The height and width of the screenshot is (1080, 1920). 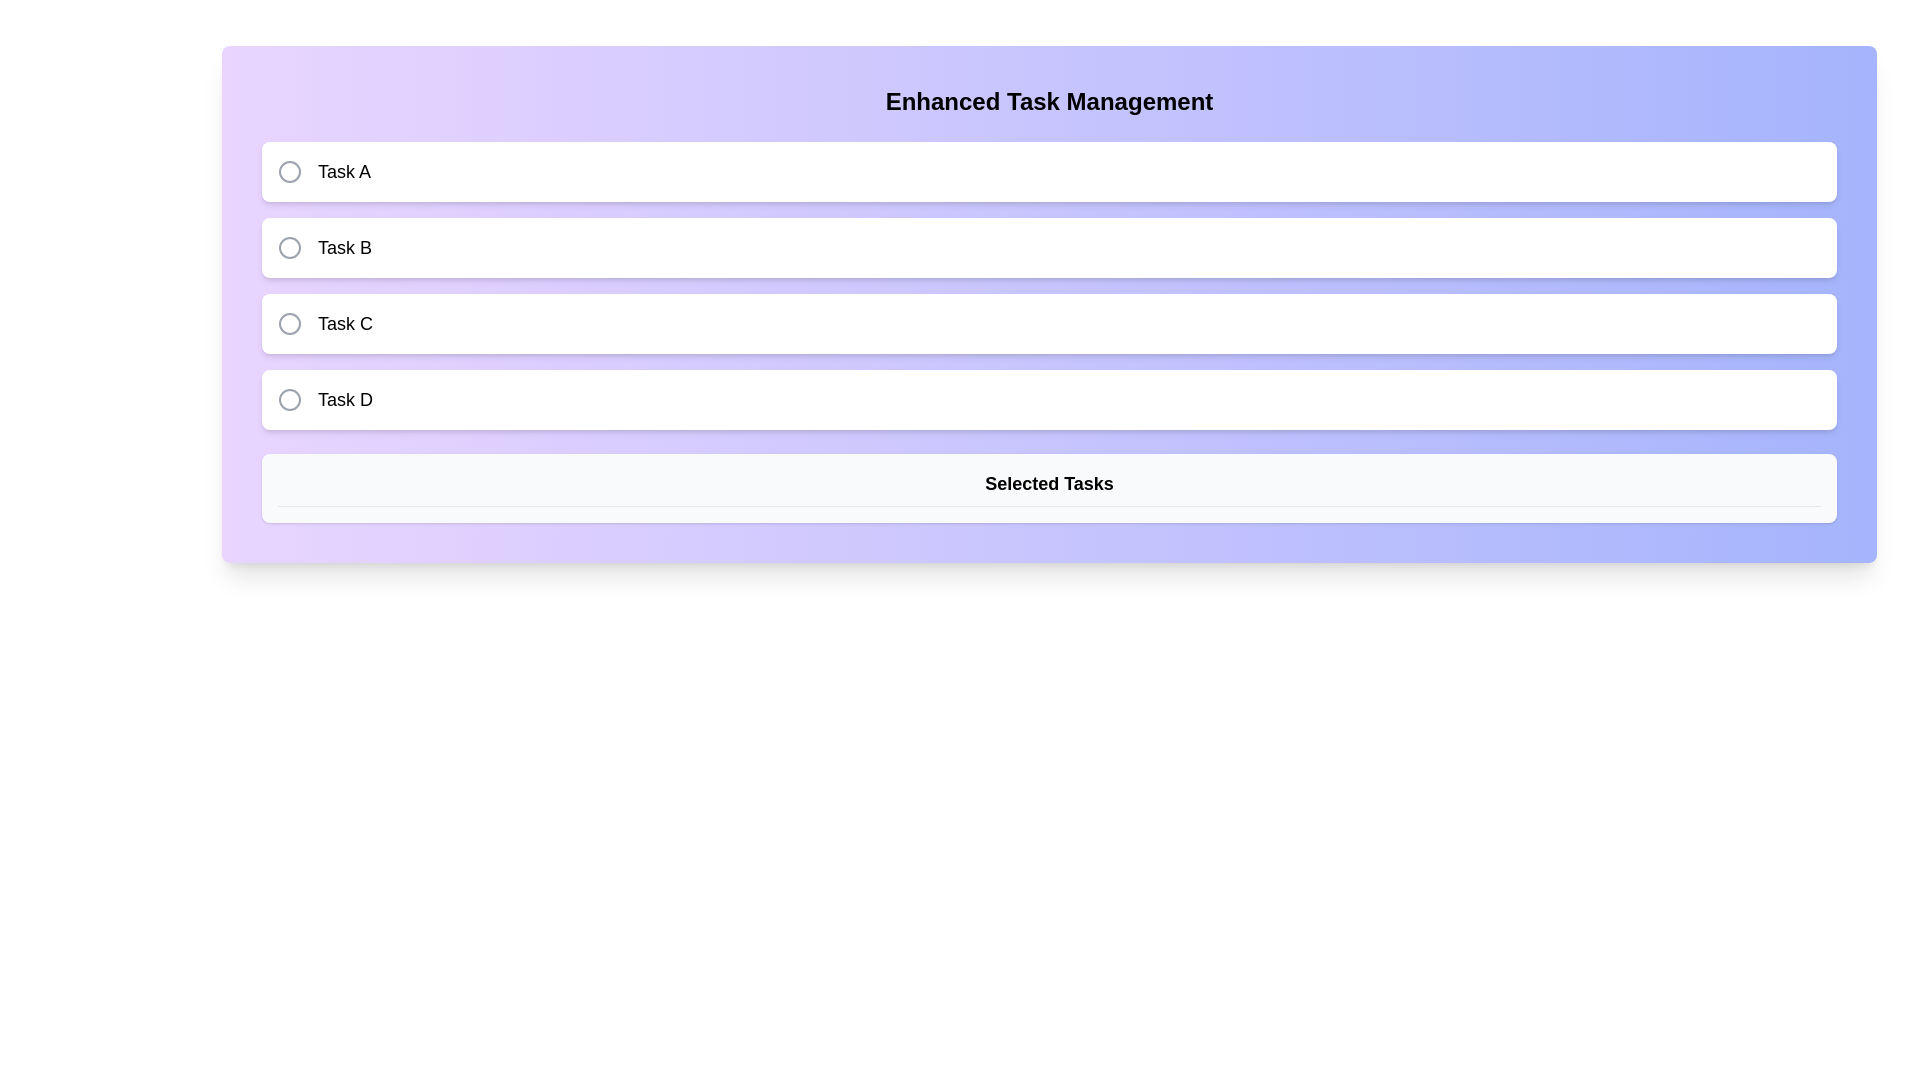 What do you see at coordinates (1048, 246) in the screenshot?
I see `the selectable task option labeled 'Task B'` at bounding box center [1048, 246].